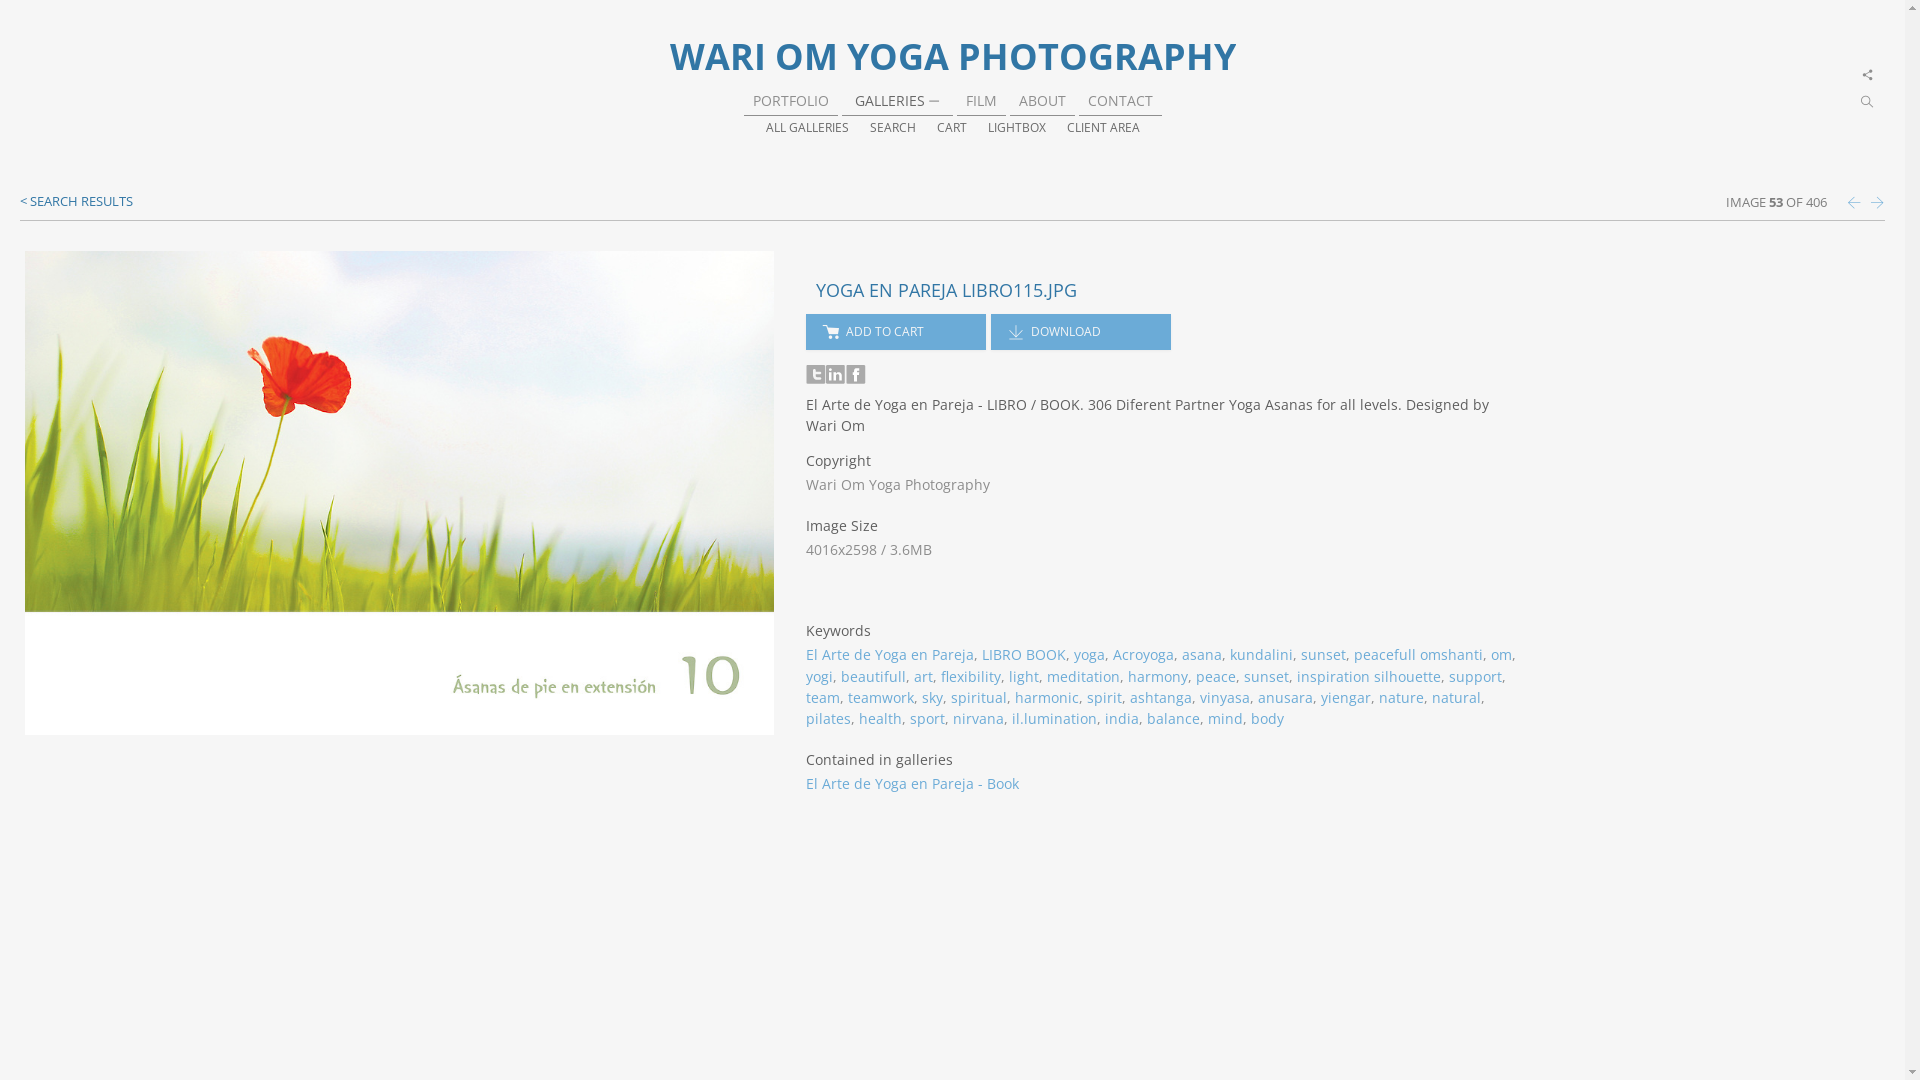 The image size is (1920, 1080). What do you see at coordinates (1082, 675) in the screenshot?
I see `'meditation'` at bounding box center [1082, 675].